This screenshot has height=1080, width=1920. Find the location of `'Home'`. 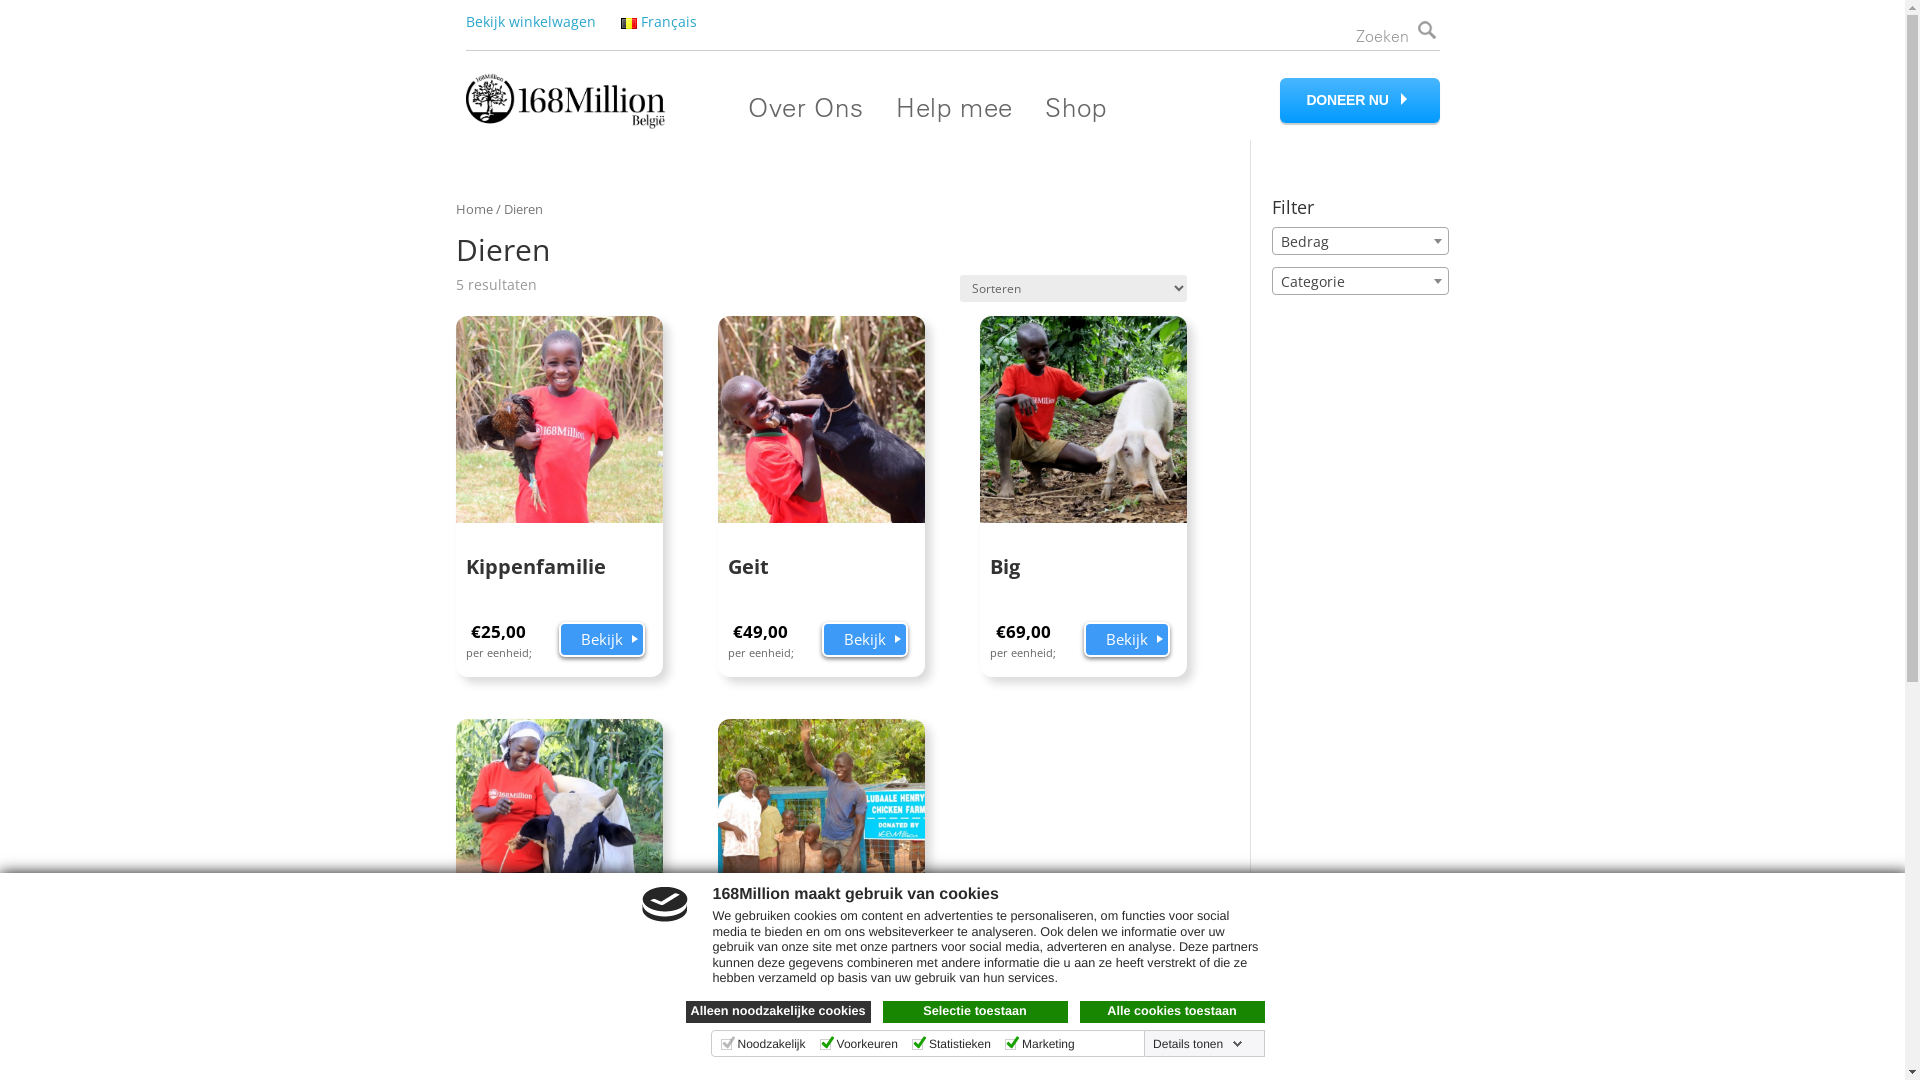

'Home' is located at coordinates (473, 208).